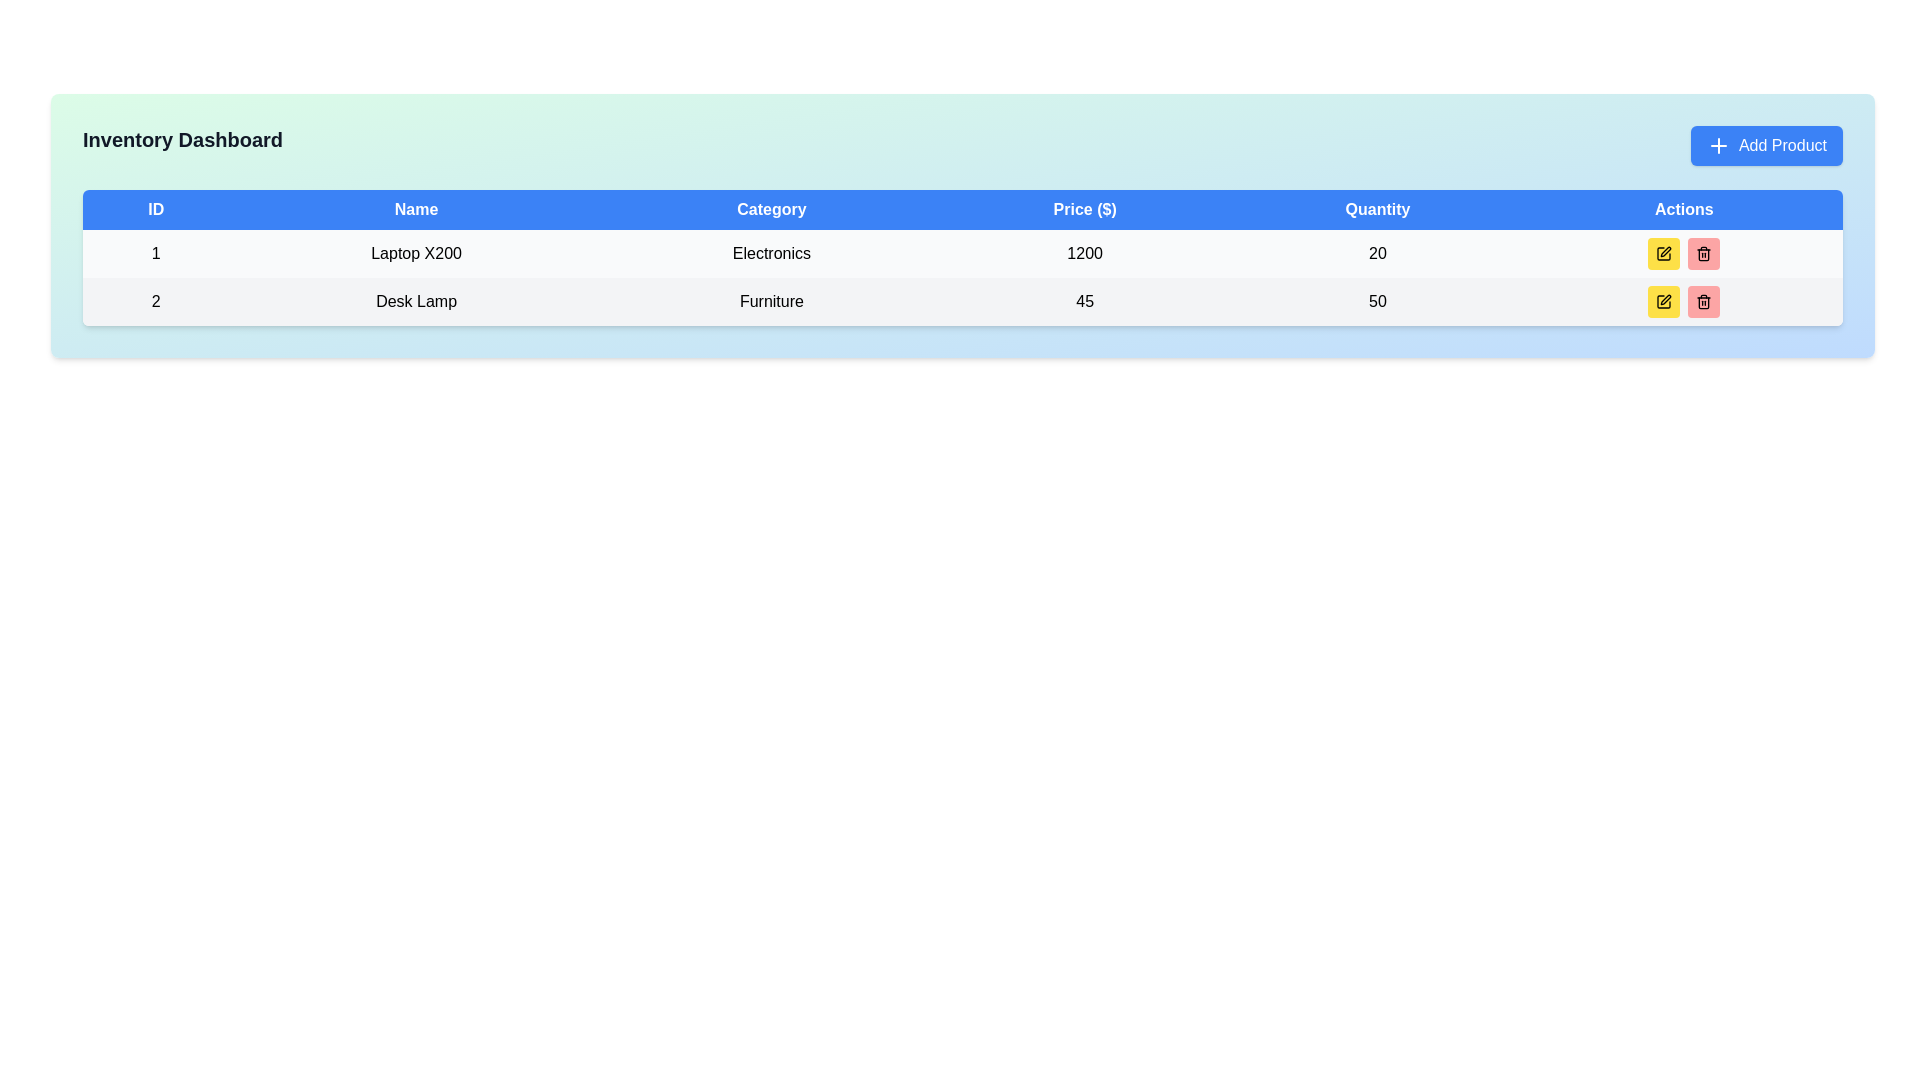 The image size is (1920, 1080). Describe the element at coordinates (1664, 253) in the screenshot. I see `the pen icon within the square with rounded corners in the actions column of the second row in the product table` at that location.